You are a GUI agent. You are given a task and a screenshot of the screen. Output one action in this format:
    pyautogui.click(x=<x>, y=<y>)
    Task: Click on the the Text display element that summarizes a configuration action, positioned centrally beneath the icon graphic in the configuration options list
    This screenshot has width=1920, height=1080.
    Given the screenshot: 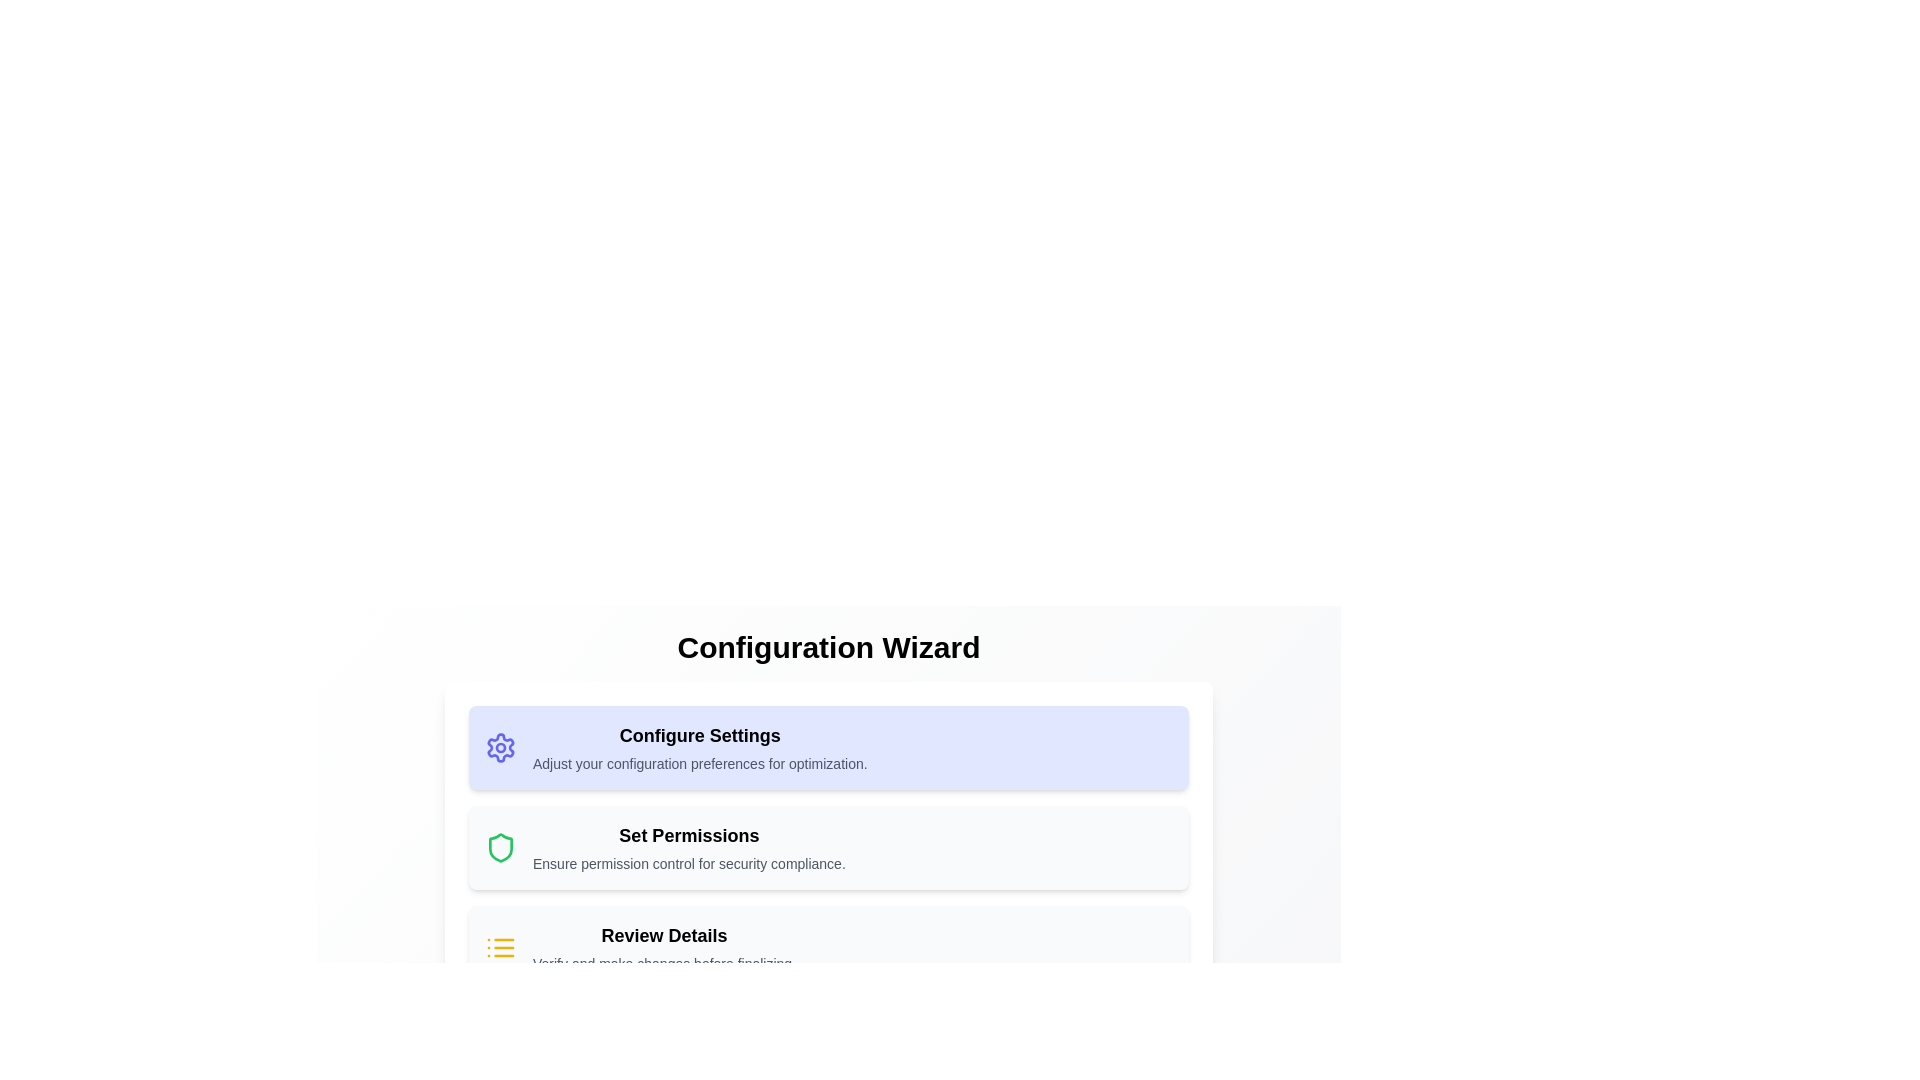 What is the action you would take?
    pyautogui.click(x=700, y=748)
    